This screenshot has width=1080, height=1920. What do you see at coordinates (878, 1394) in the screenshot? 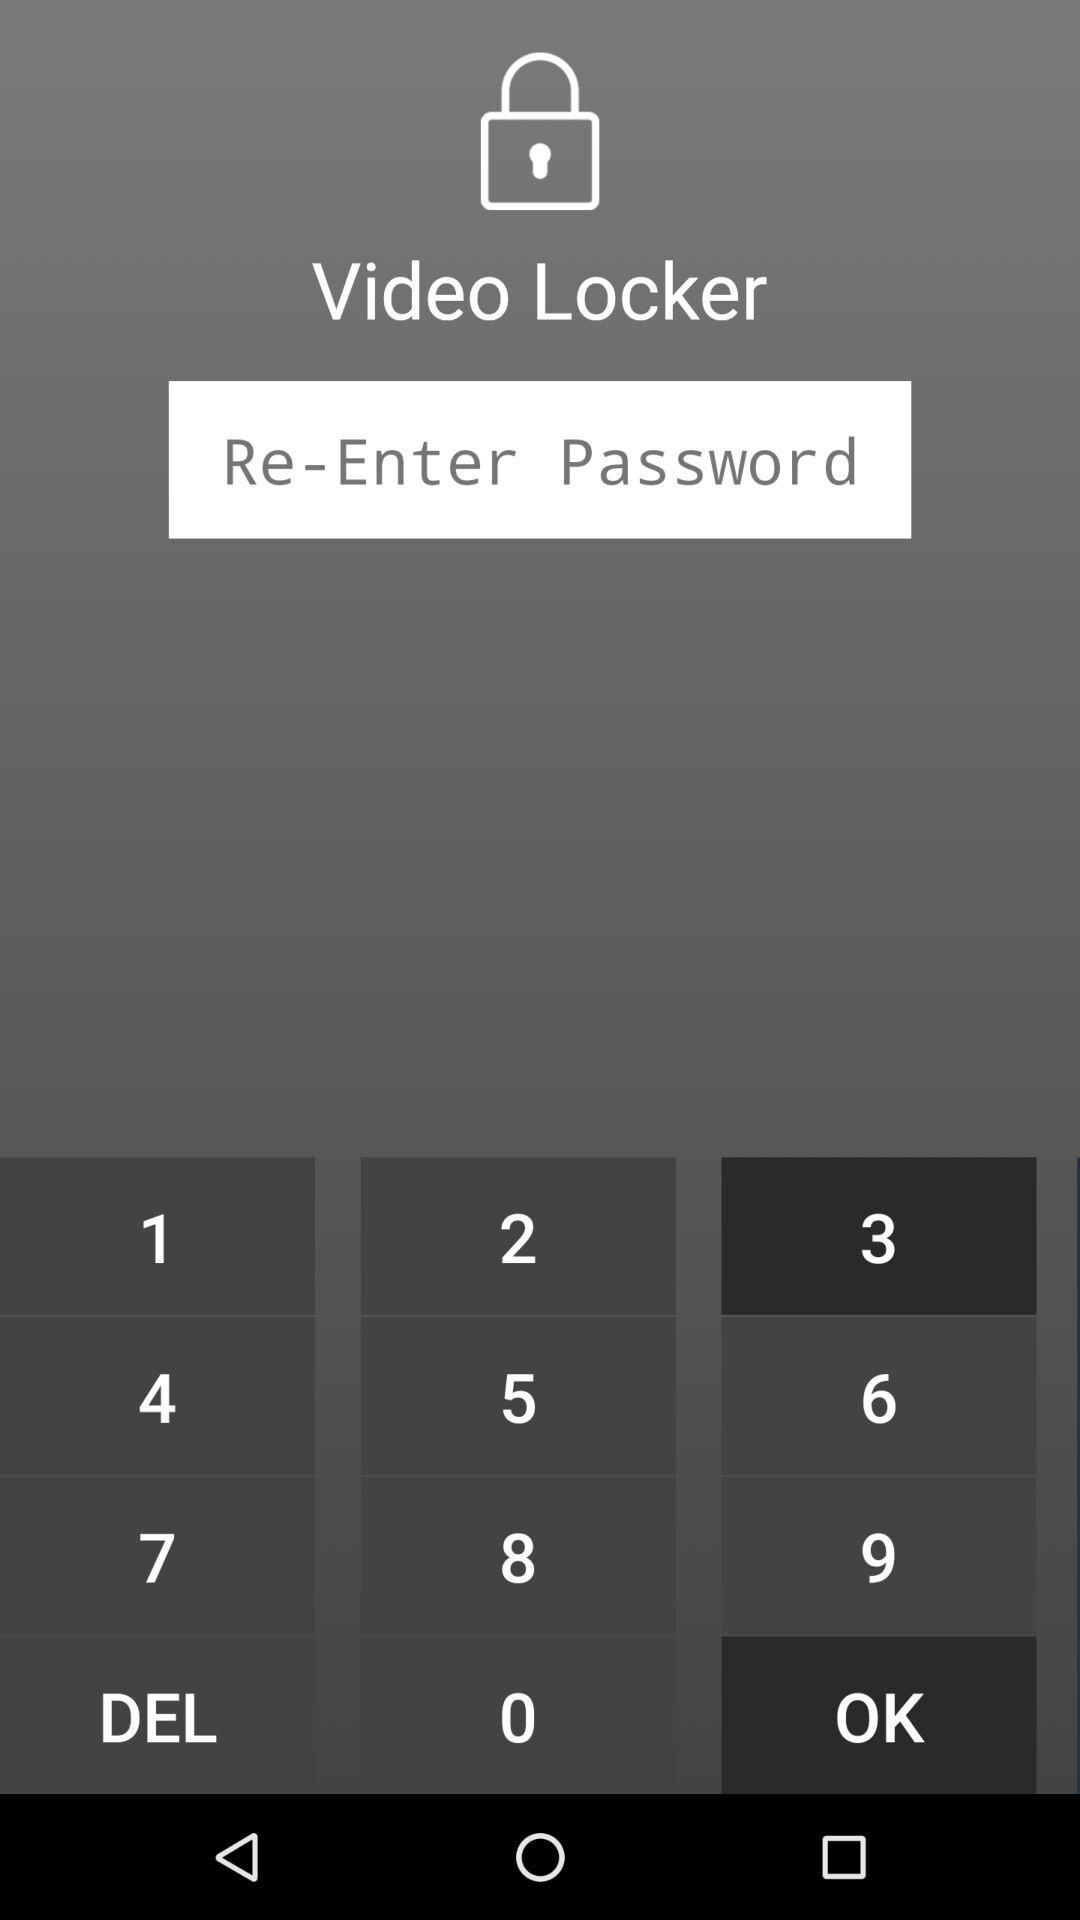
I see `the item above the 9 item` at bounding box center [878, 1394].